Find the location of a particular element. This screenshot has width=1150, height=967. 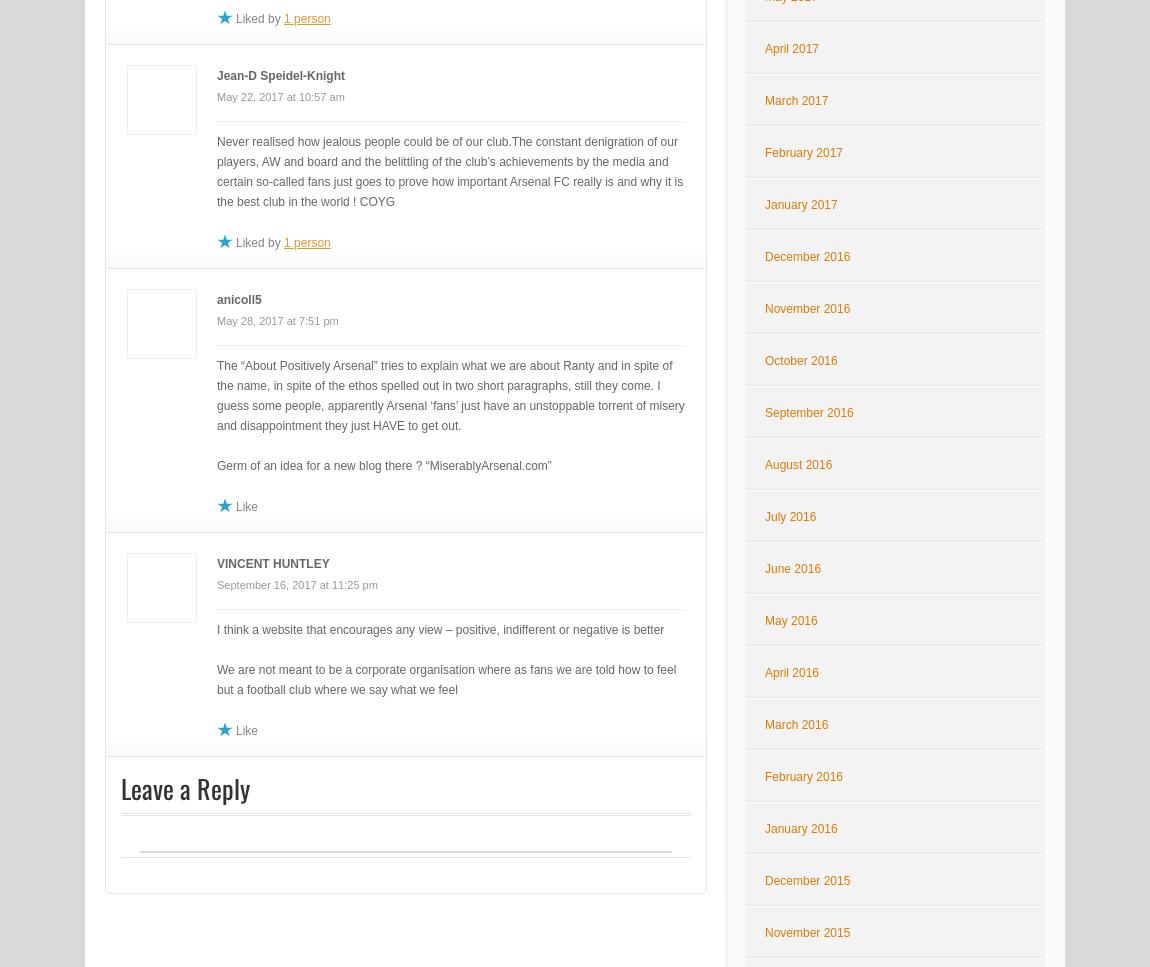

'January 2016' is located at coordinates (799, 829).